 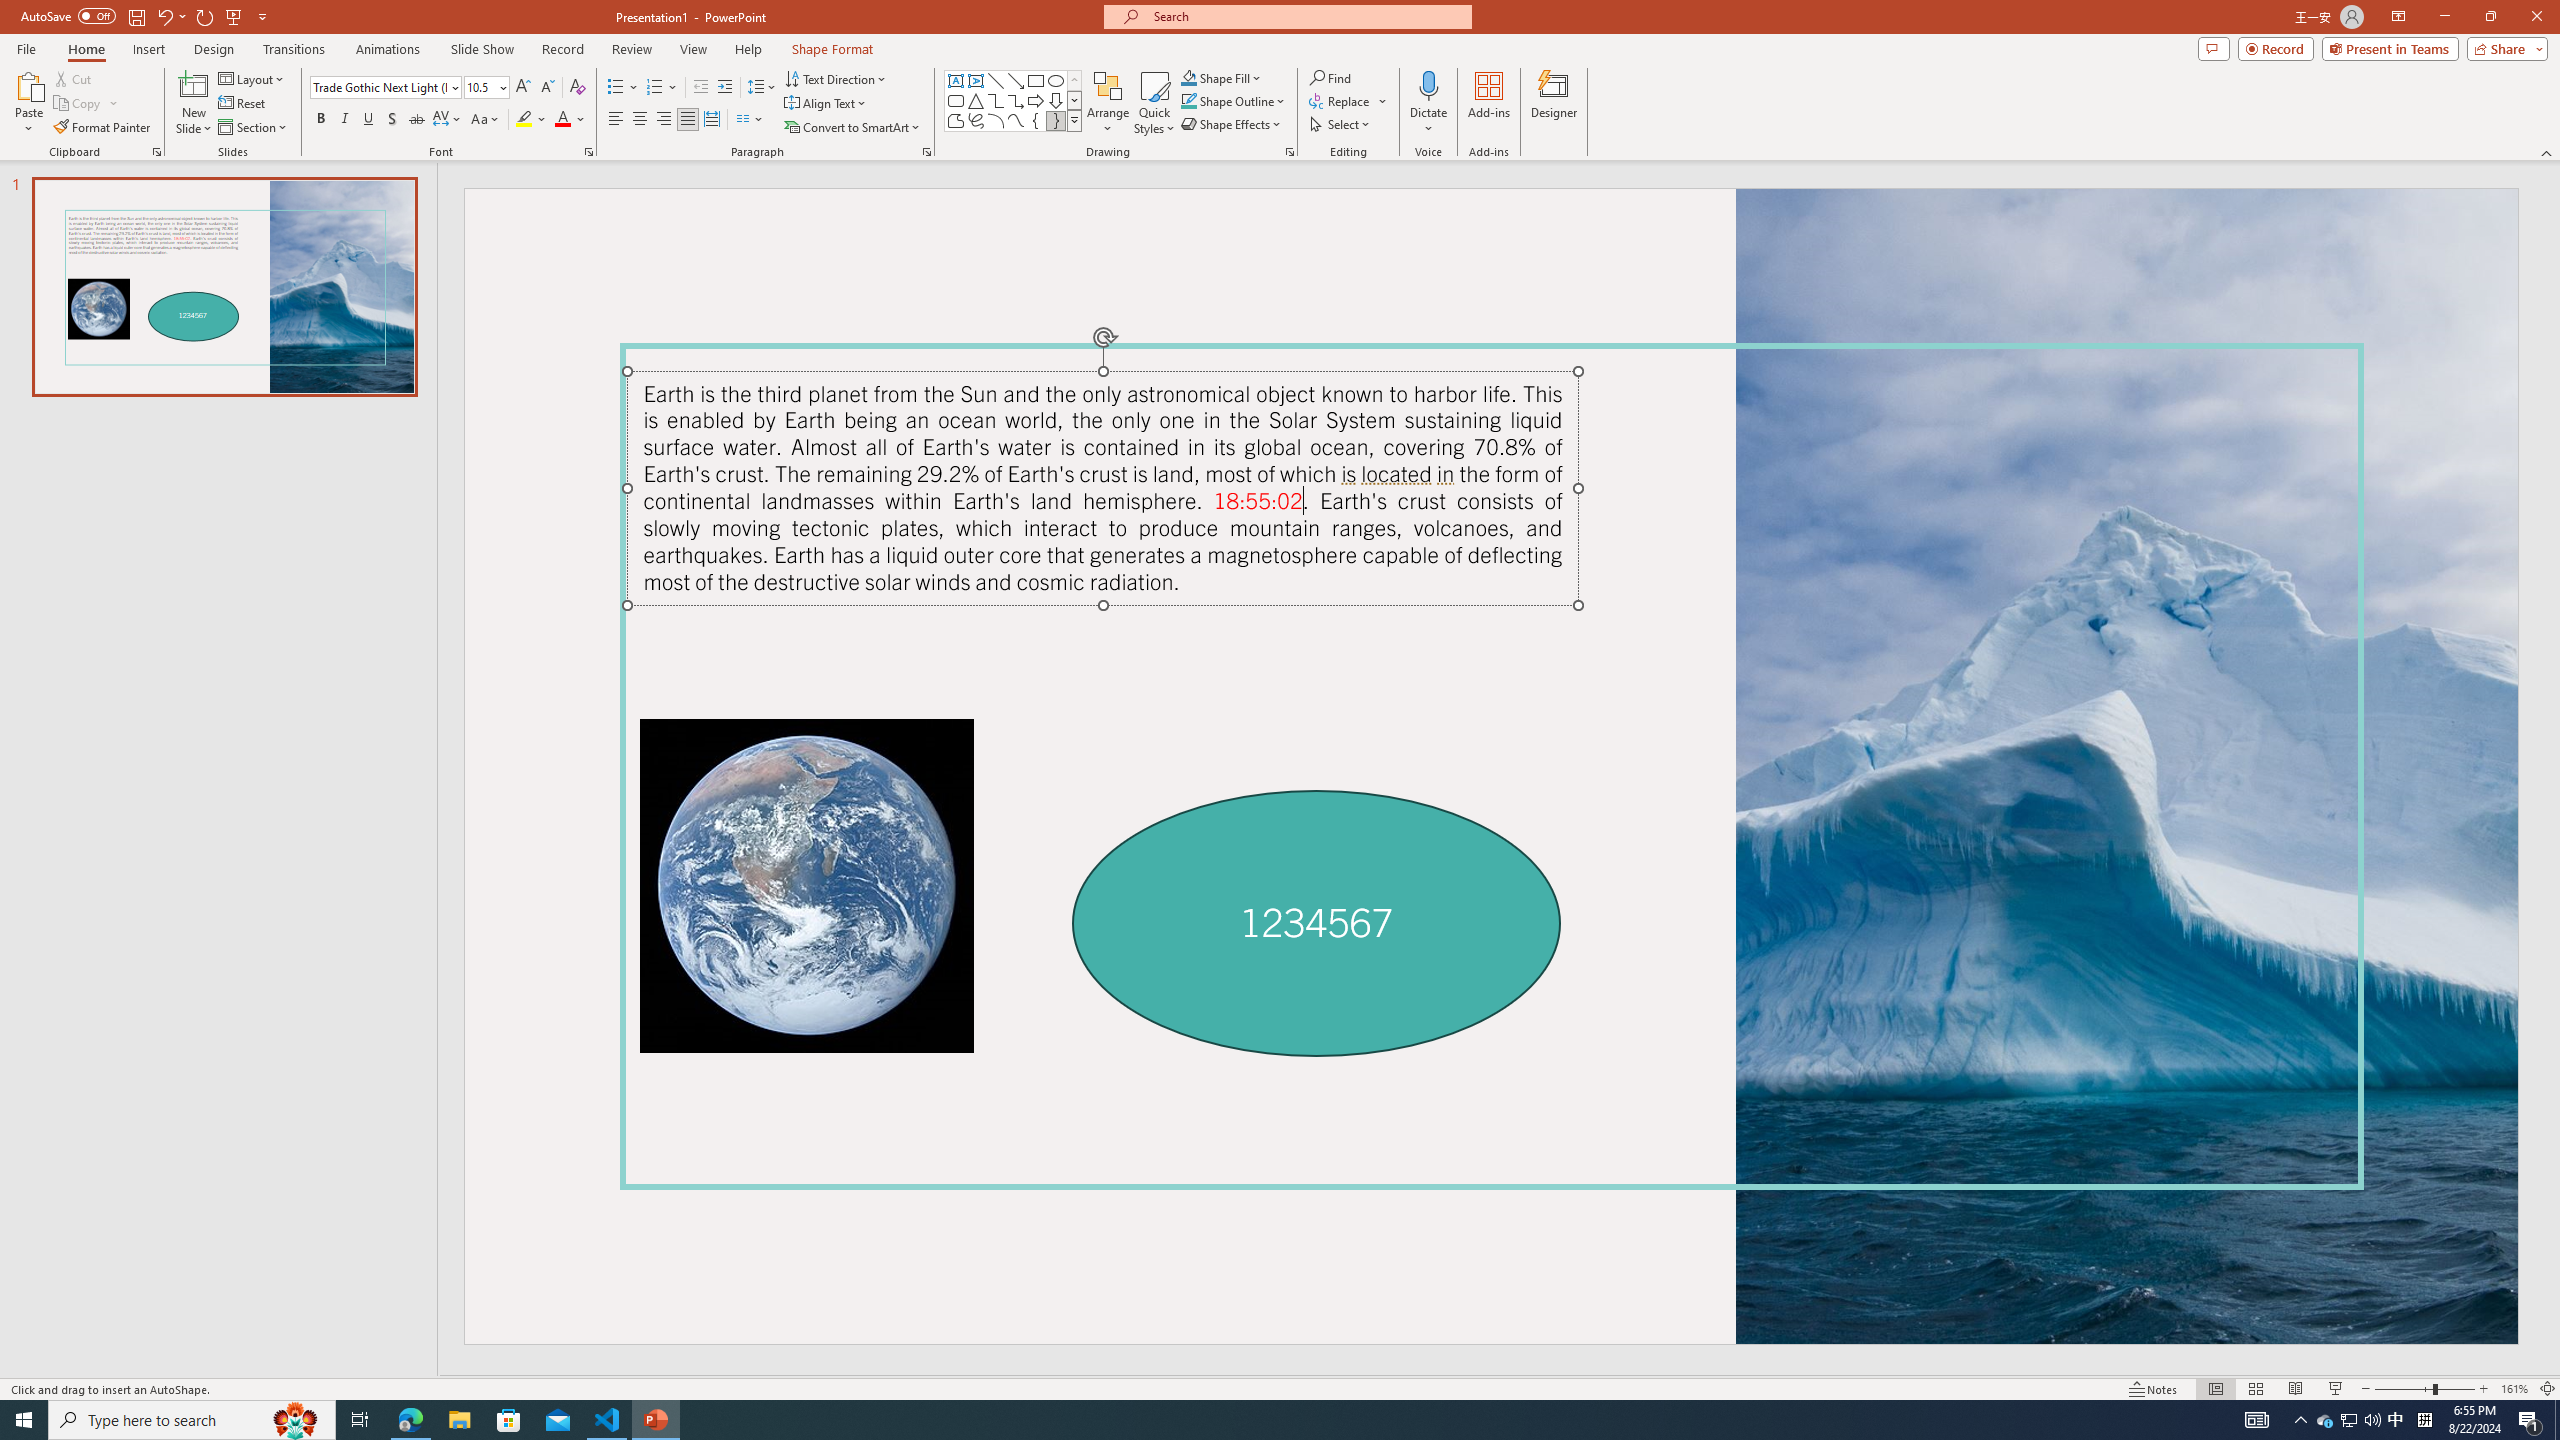 I want to click on 'Underline', so click(x=367, y=118).